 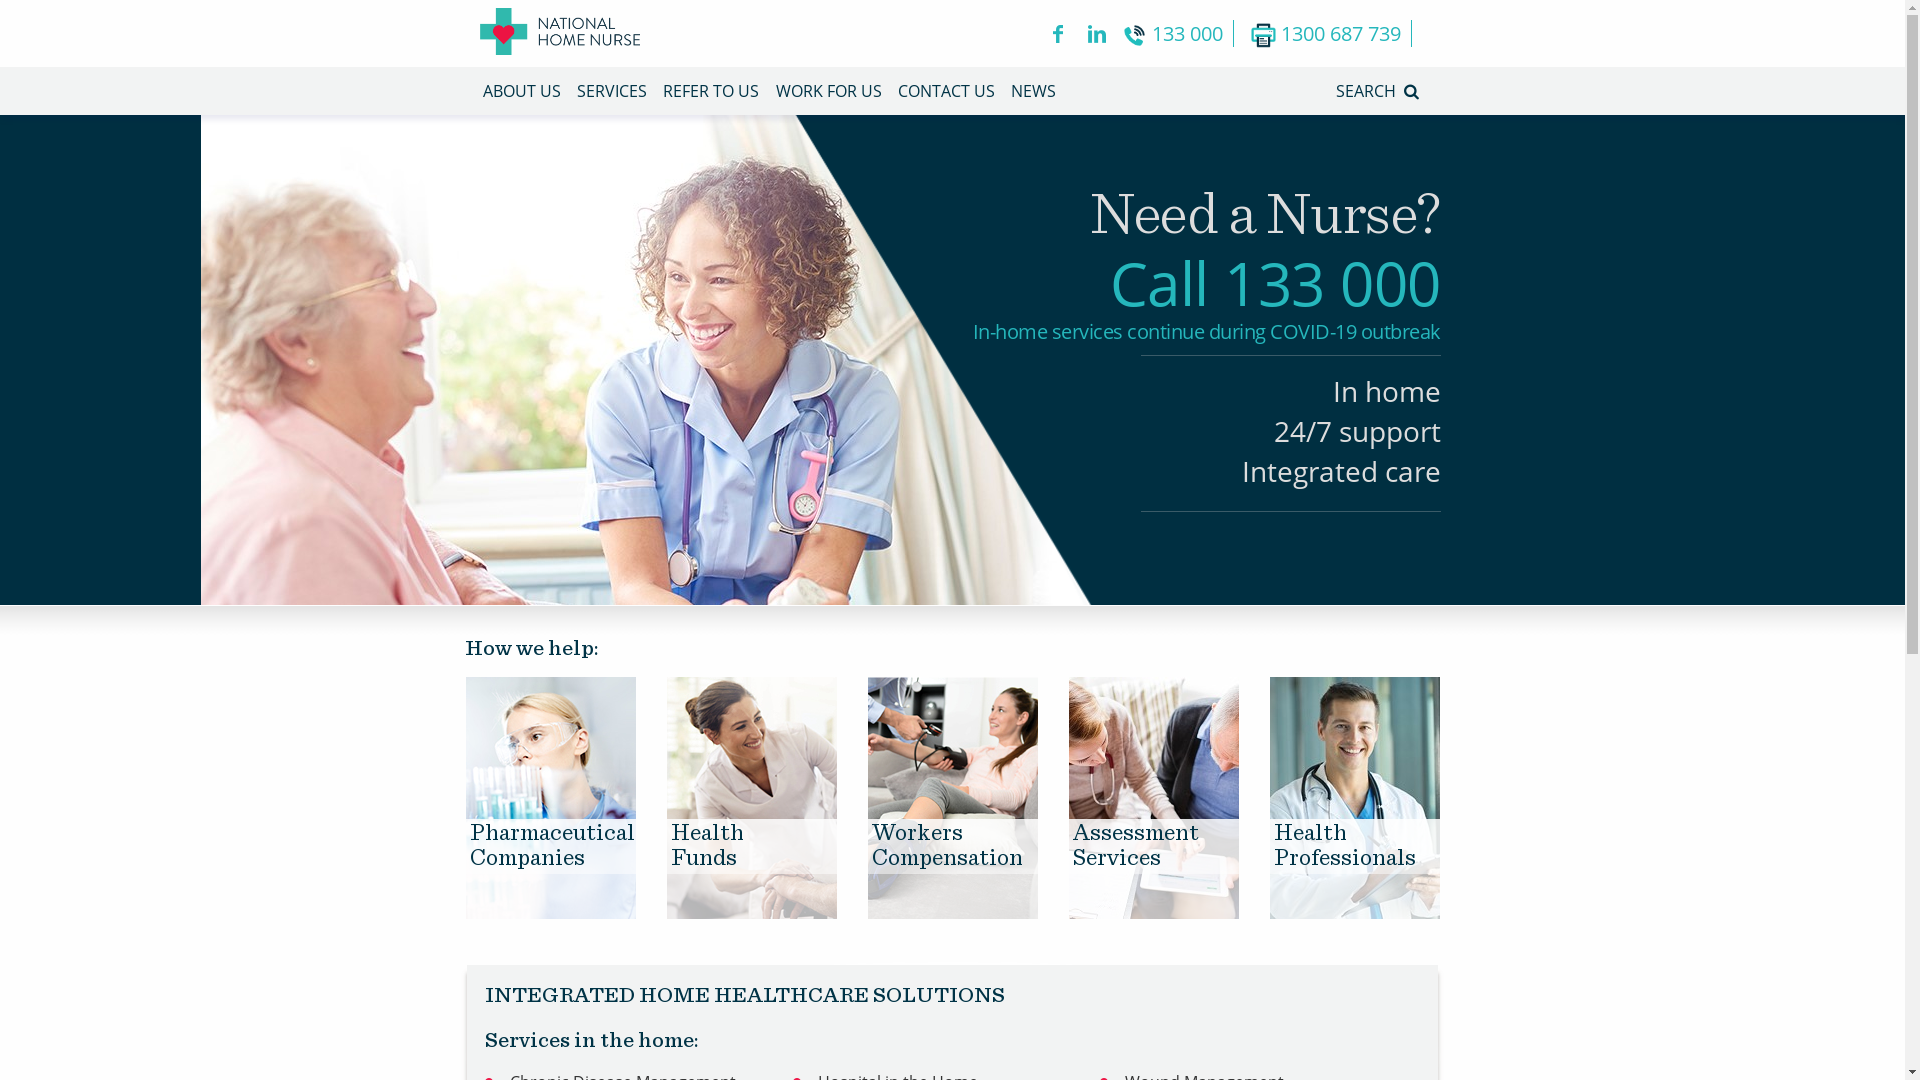 I want to click on 'NEWS', so click(x=1033, y=91).